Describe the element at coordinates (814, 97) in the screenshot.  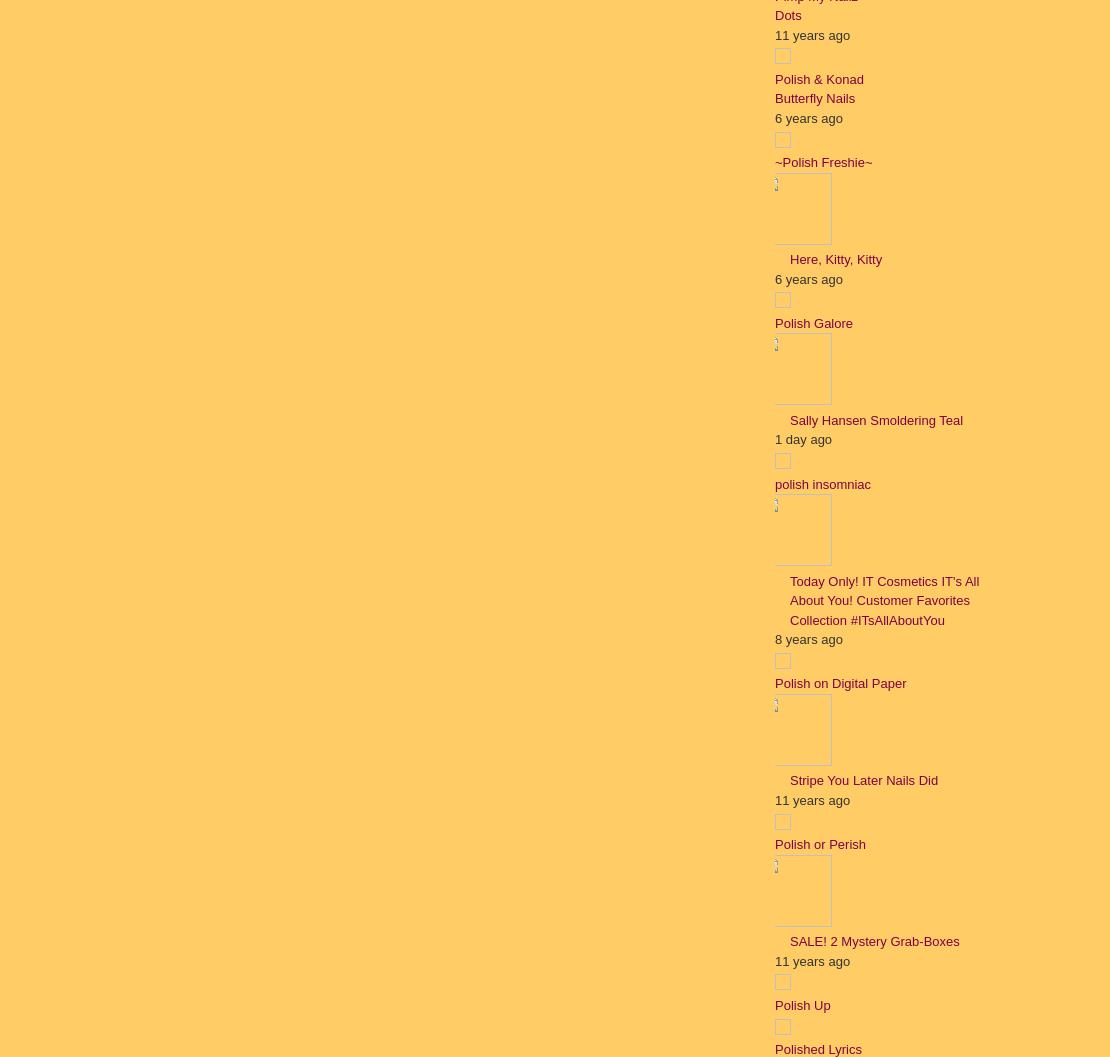
I see `'Butterfly Nails'` at that location.